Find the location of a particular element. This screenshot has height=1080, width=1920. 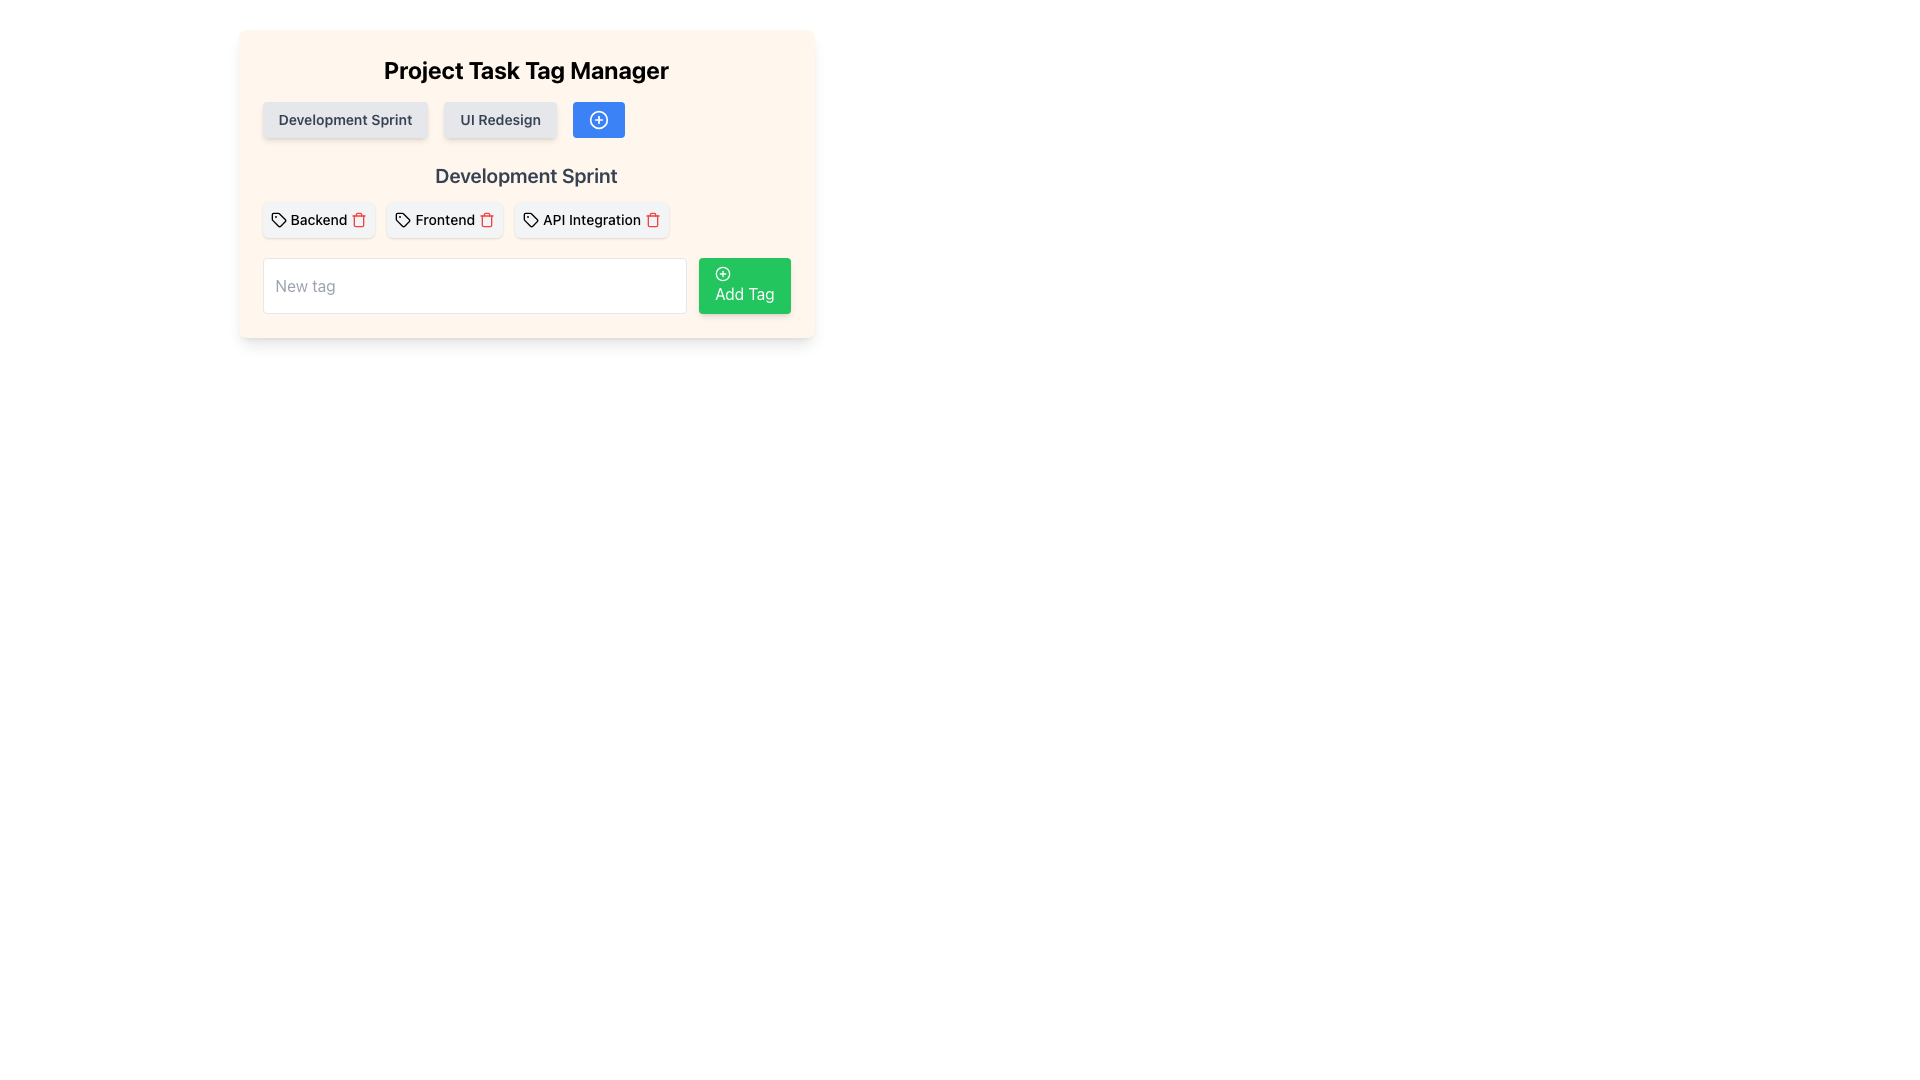

the small red trash can icon delete button located to the right of the 'Frontend' tag in the 'Development Sprint' section is located at coordinates (487, 219).